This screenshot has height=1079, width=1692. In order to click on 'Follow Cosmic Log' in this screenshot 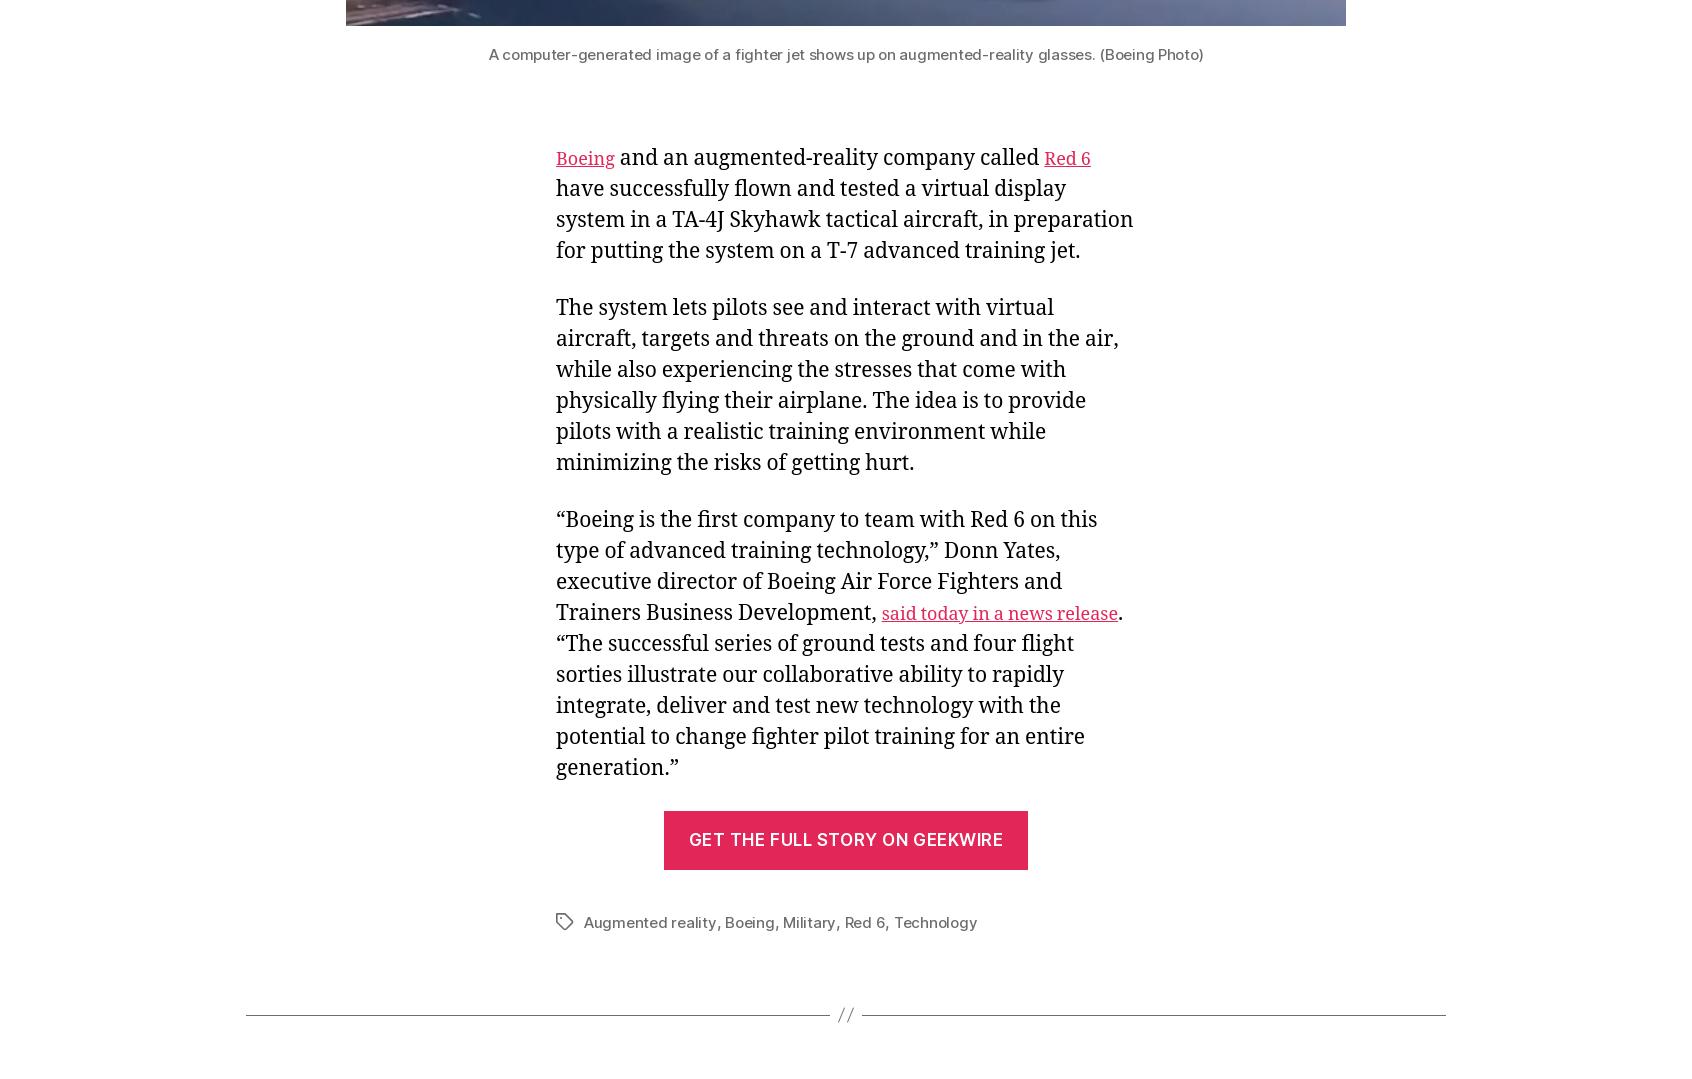, I will do `click(1008, 607)`.